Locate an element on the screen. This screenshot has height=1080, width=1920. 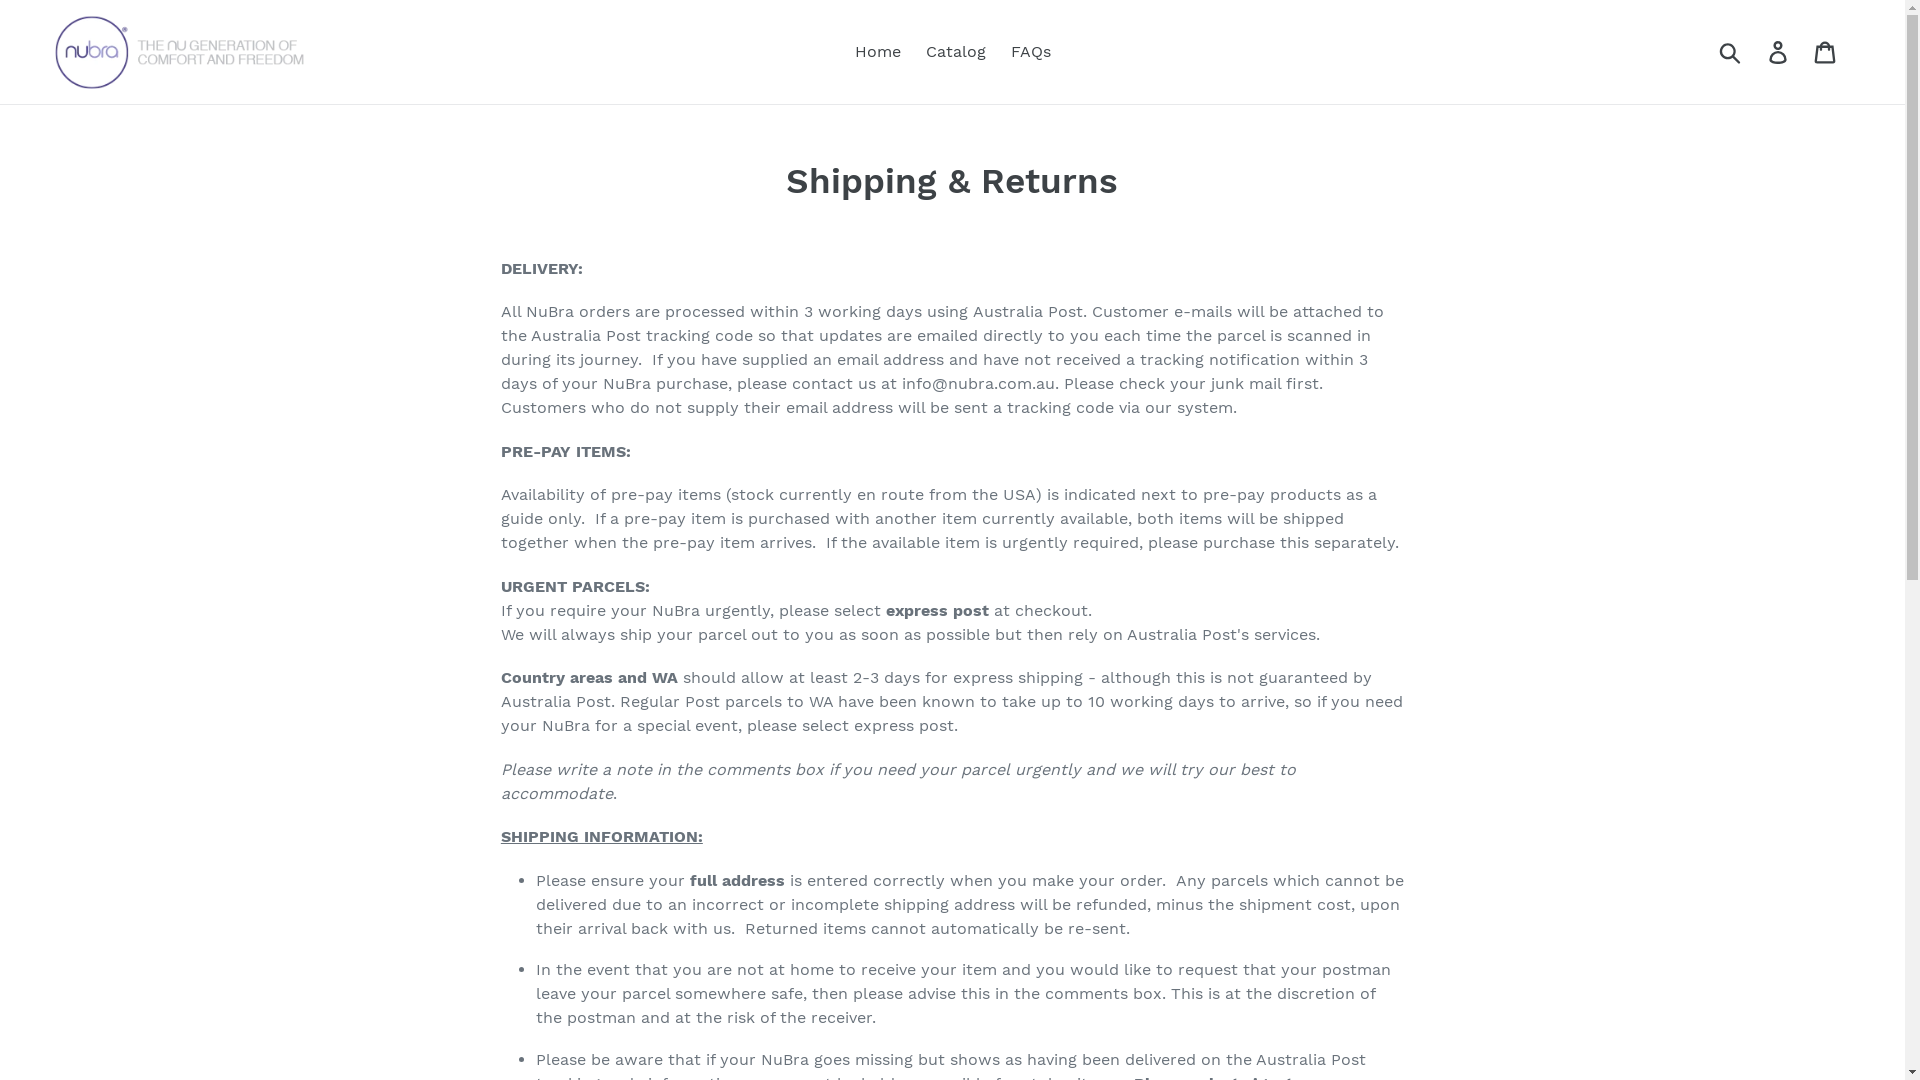
'Home' is located at coordinates (877, 50).